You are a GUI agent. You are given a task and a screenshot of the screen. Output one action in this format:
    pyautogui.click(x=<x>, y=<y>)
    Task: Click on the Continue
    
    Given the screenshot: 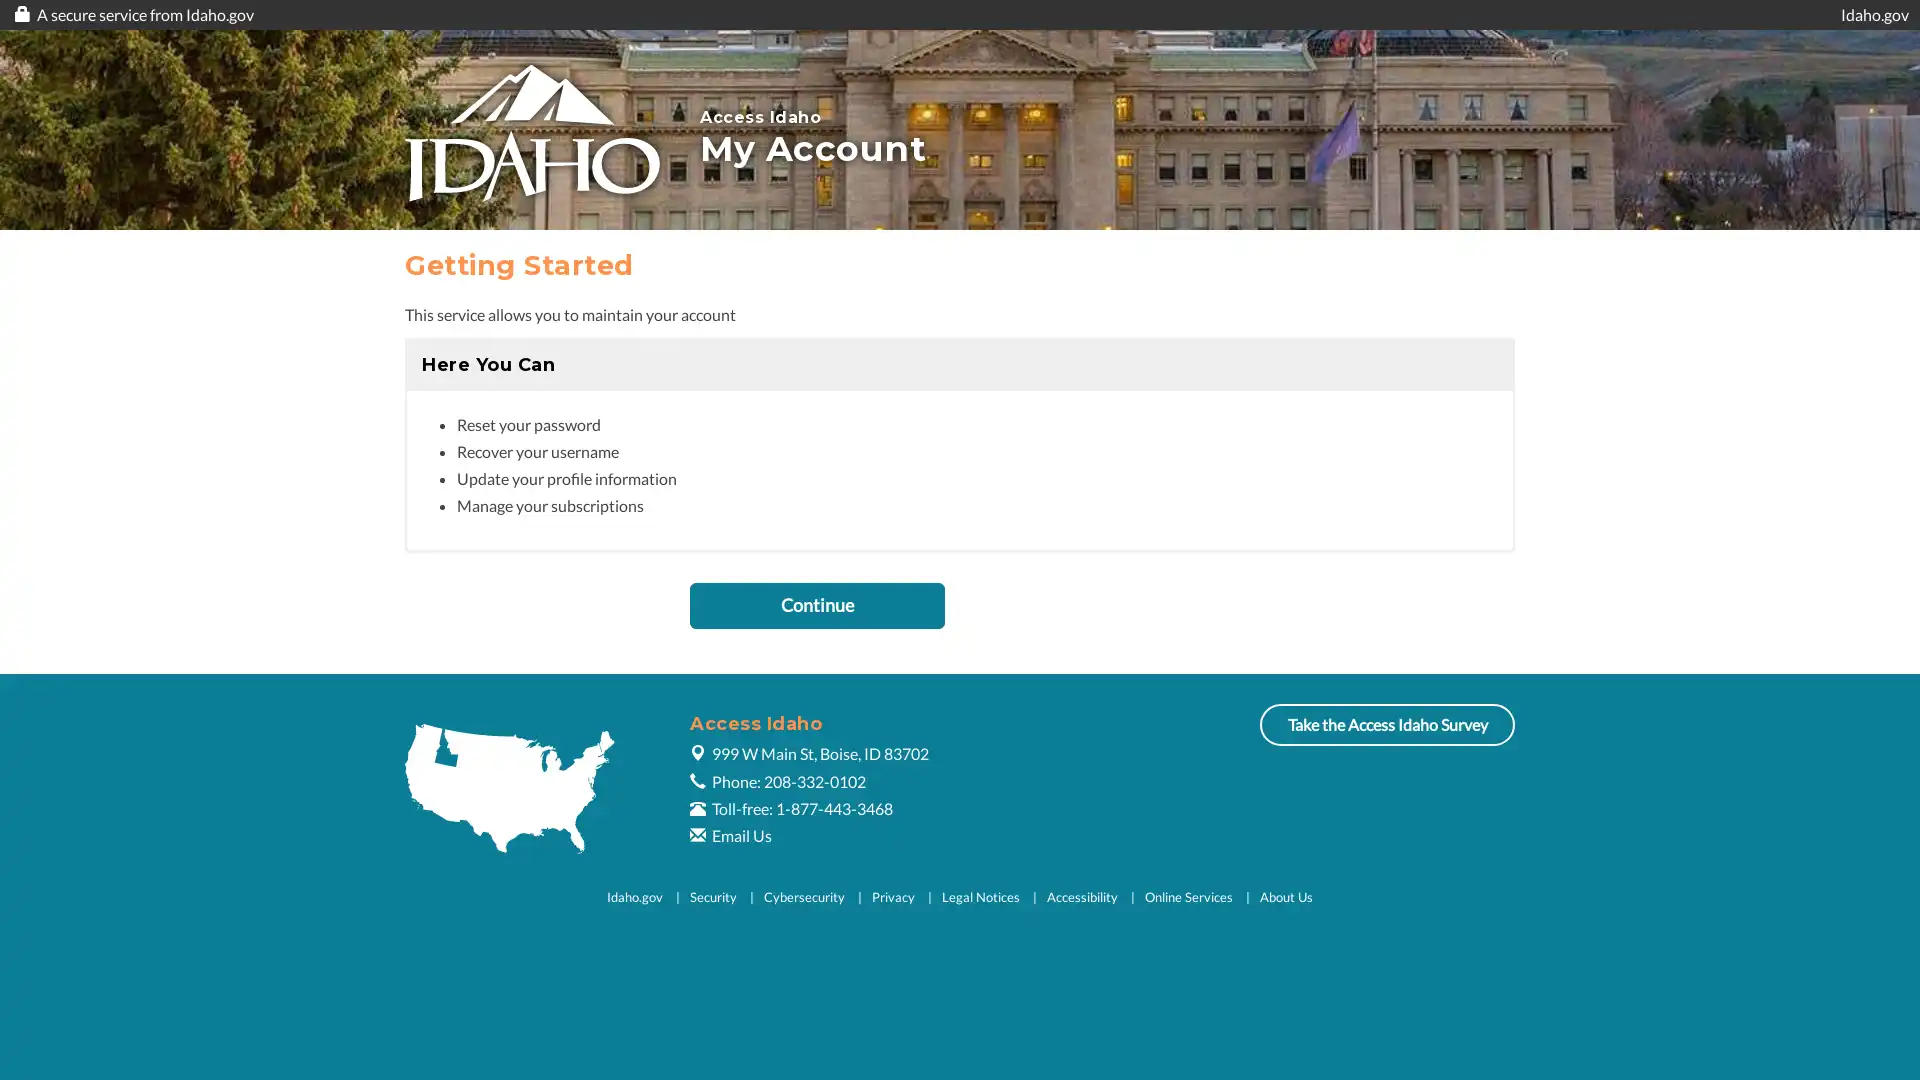 What is the action you would take?
    pyautogui.click(x=817, y=604)
    